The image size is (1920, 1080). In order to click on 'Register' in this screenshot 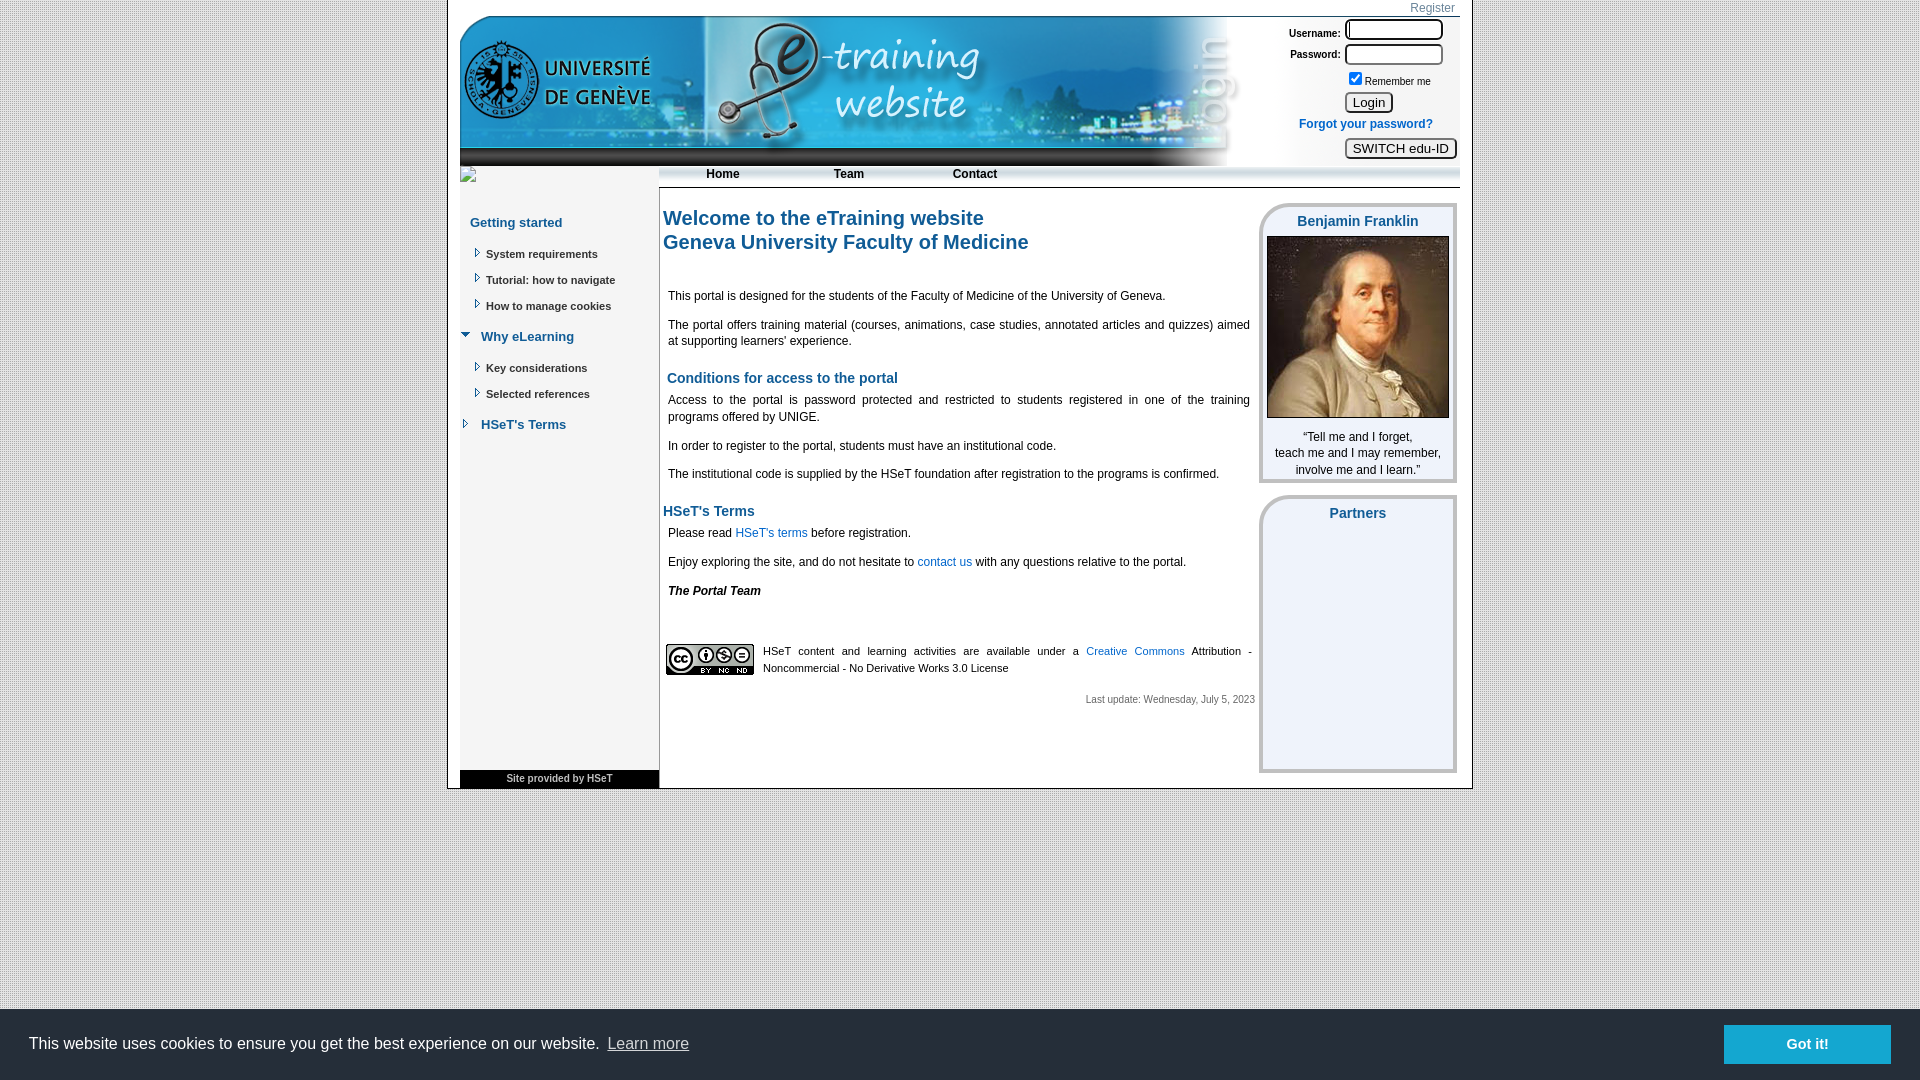, I will do `click(1404, 7)`.